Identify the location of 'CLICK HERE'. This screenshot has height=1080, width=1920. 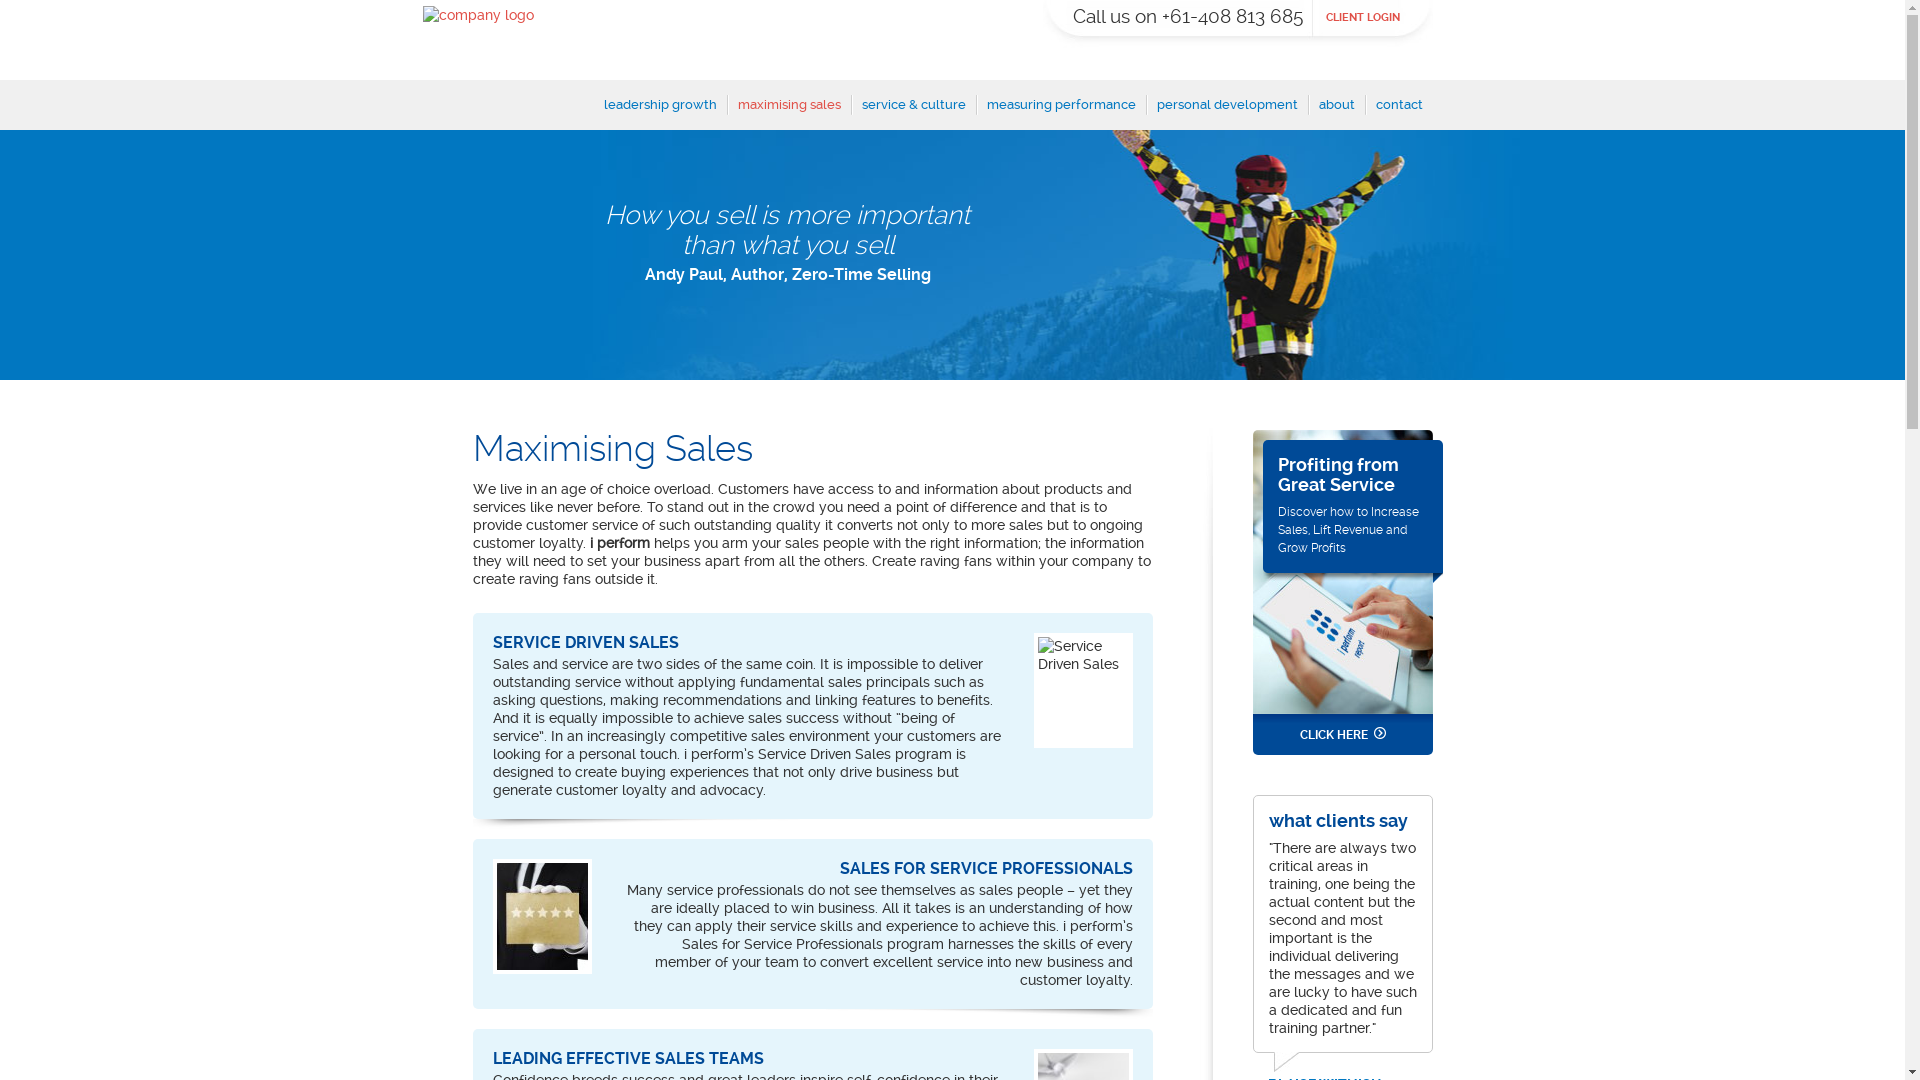
(1342, 734).